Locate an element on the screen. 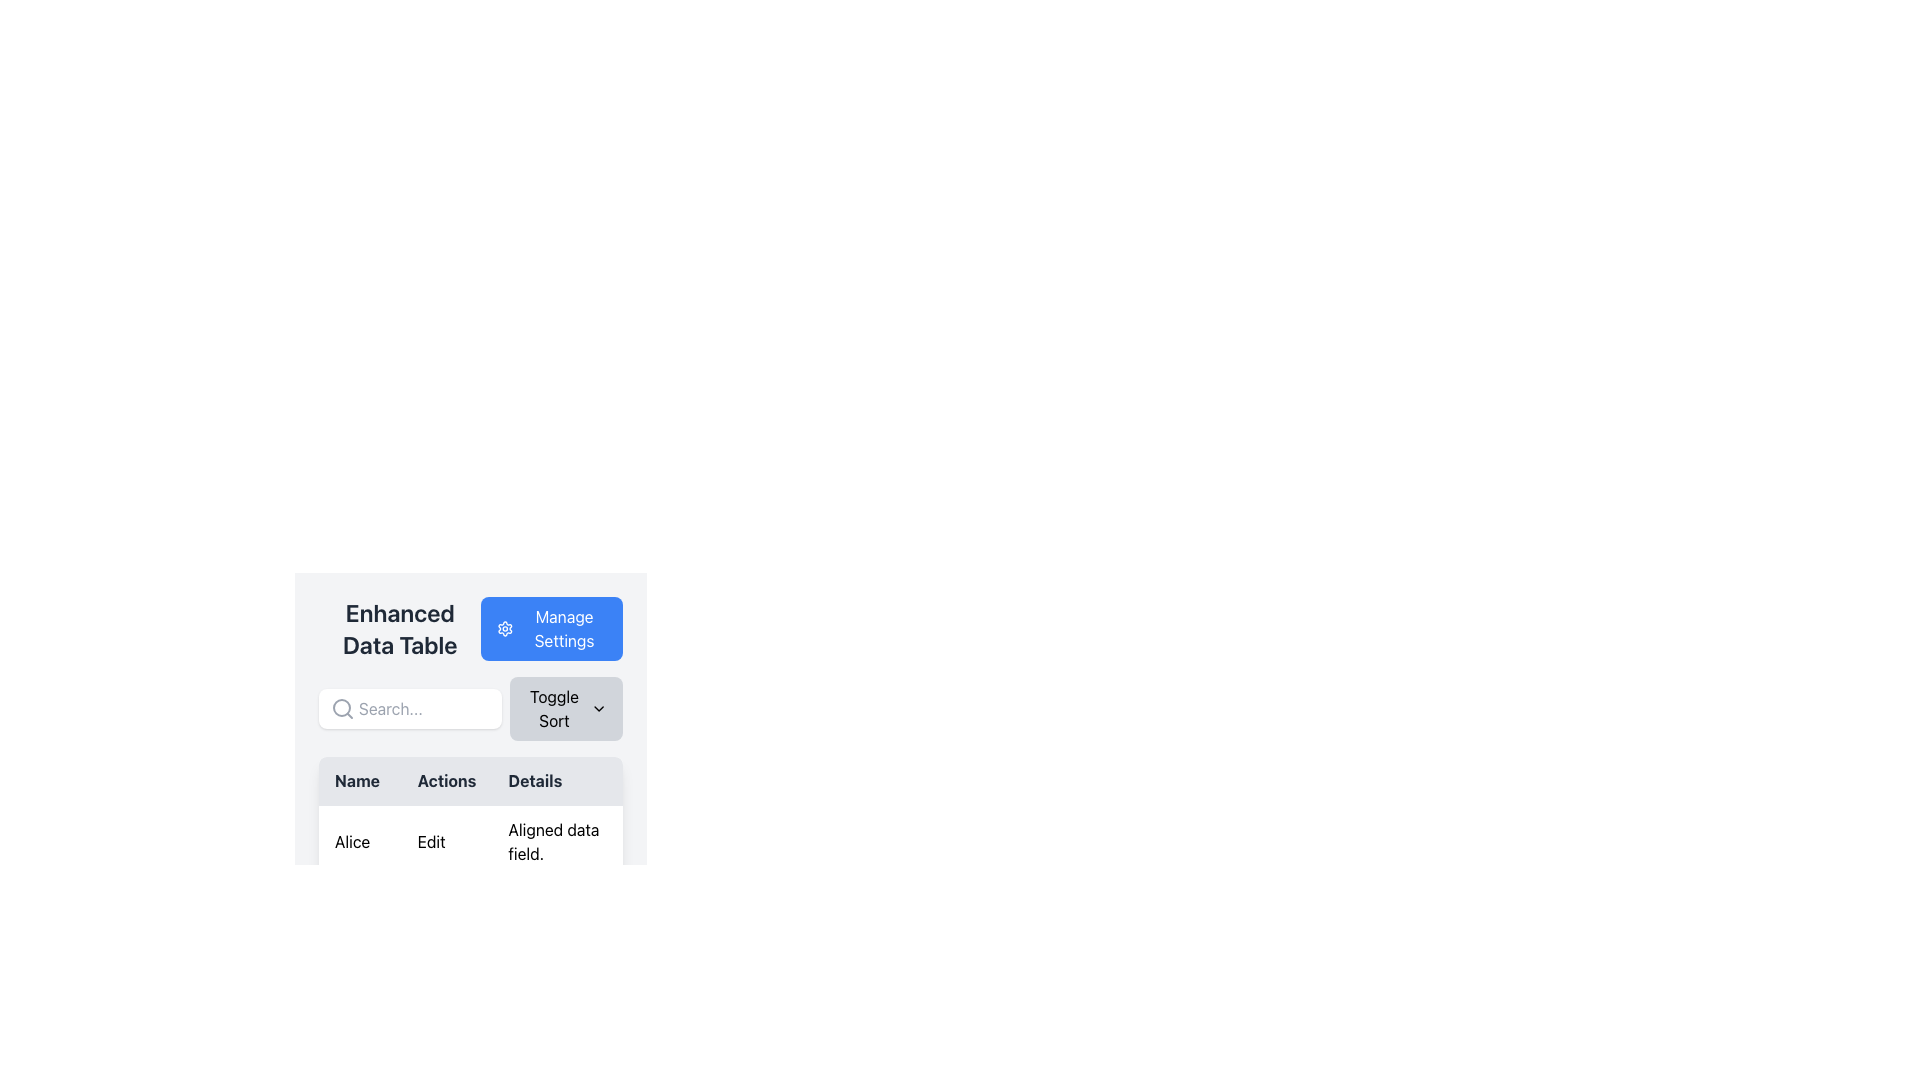 The width and height of the screenshot is (1920, 1080). the search input field located on the left side of the interface, intended for users to type in search queries, to focus on it is located at coordinates (409, 708).